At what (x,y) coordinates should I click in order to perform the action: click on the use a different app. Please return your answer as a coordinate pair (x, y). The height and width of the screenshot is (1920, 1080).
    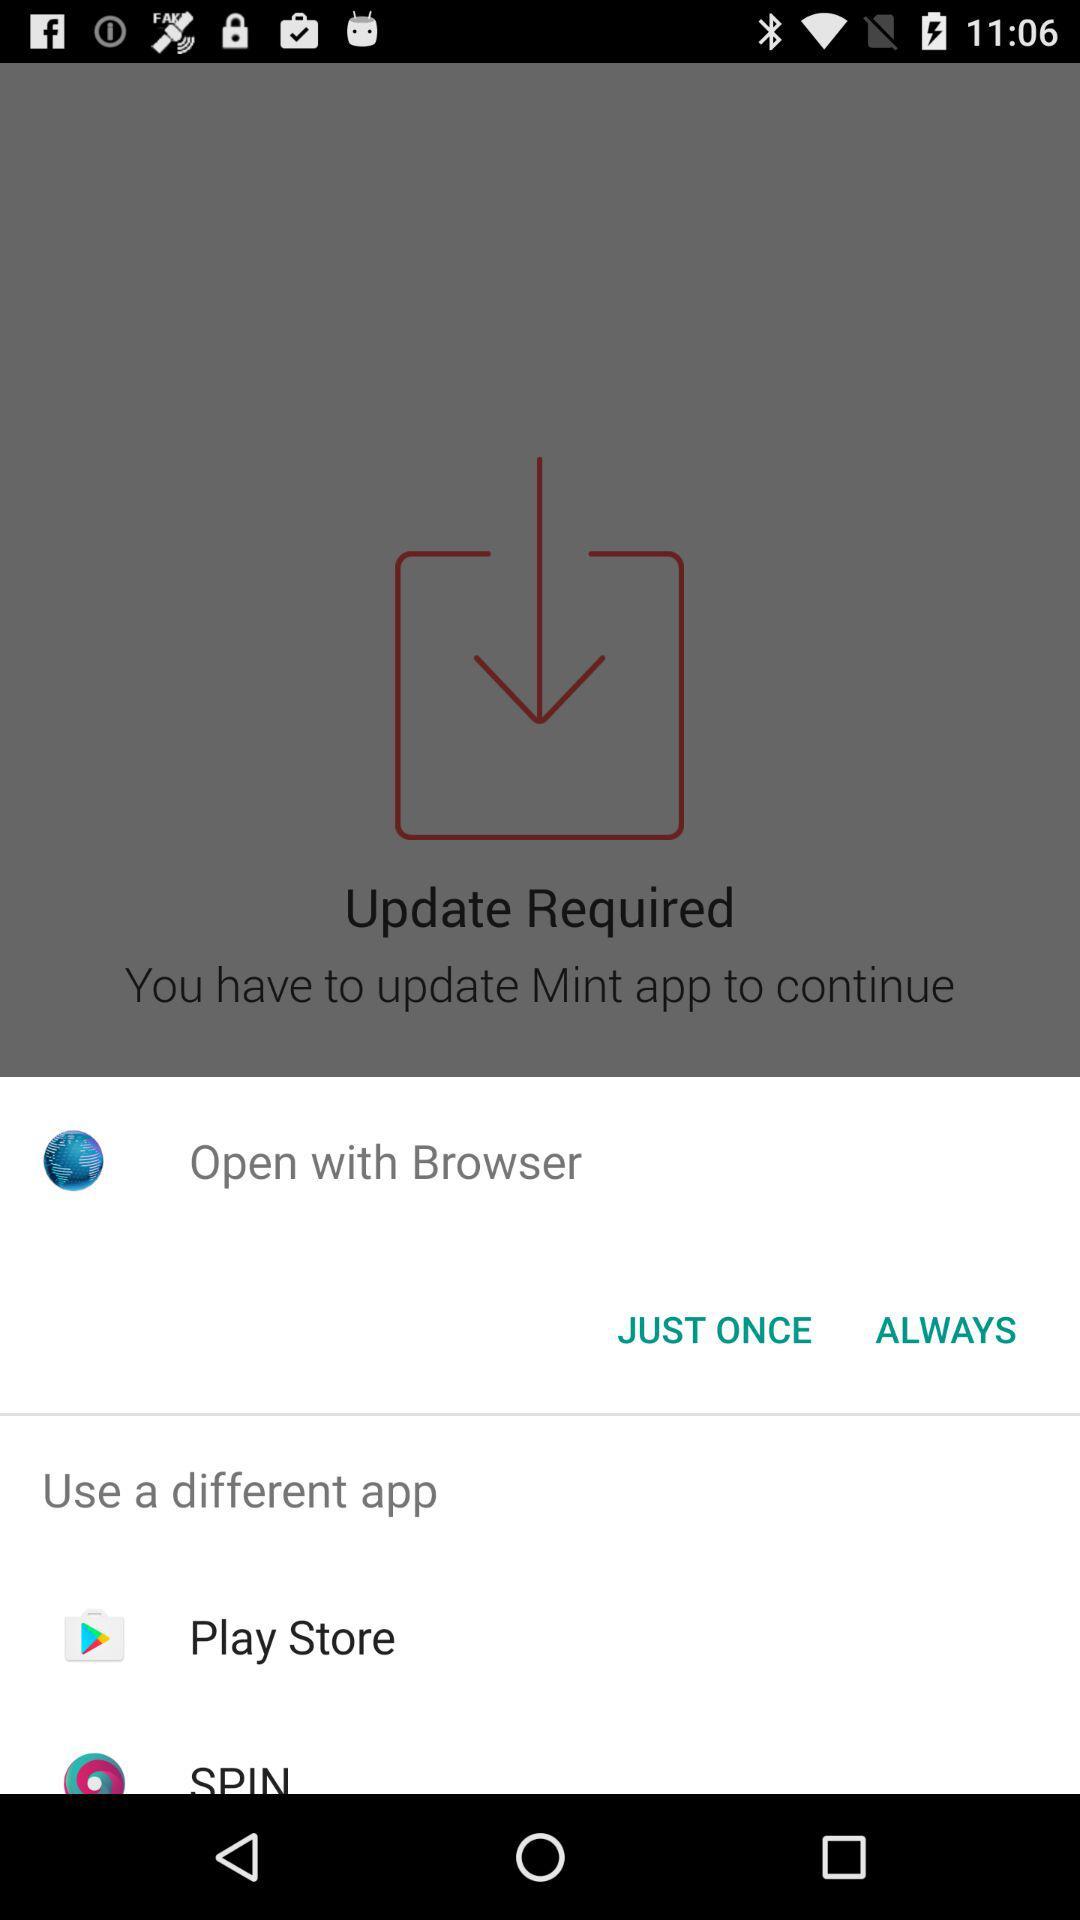
    Looking at the image, I should click on (540, 1489).